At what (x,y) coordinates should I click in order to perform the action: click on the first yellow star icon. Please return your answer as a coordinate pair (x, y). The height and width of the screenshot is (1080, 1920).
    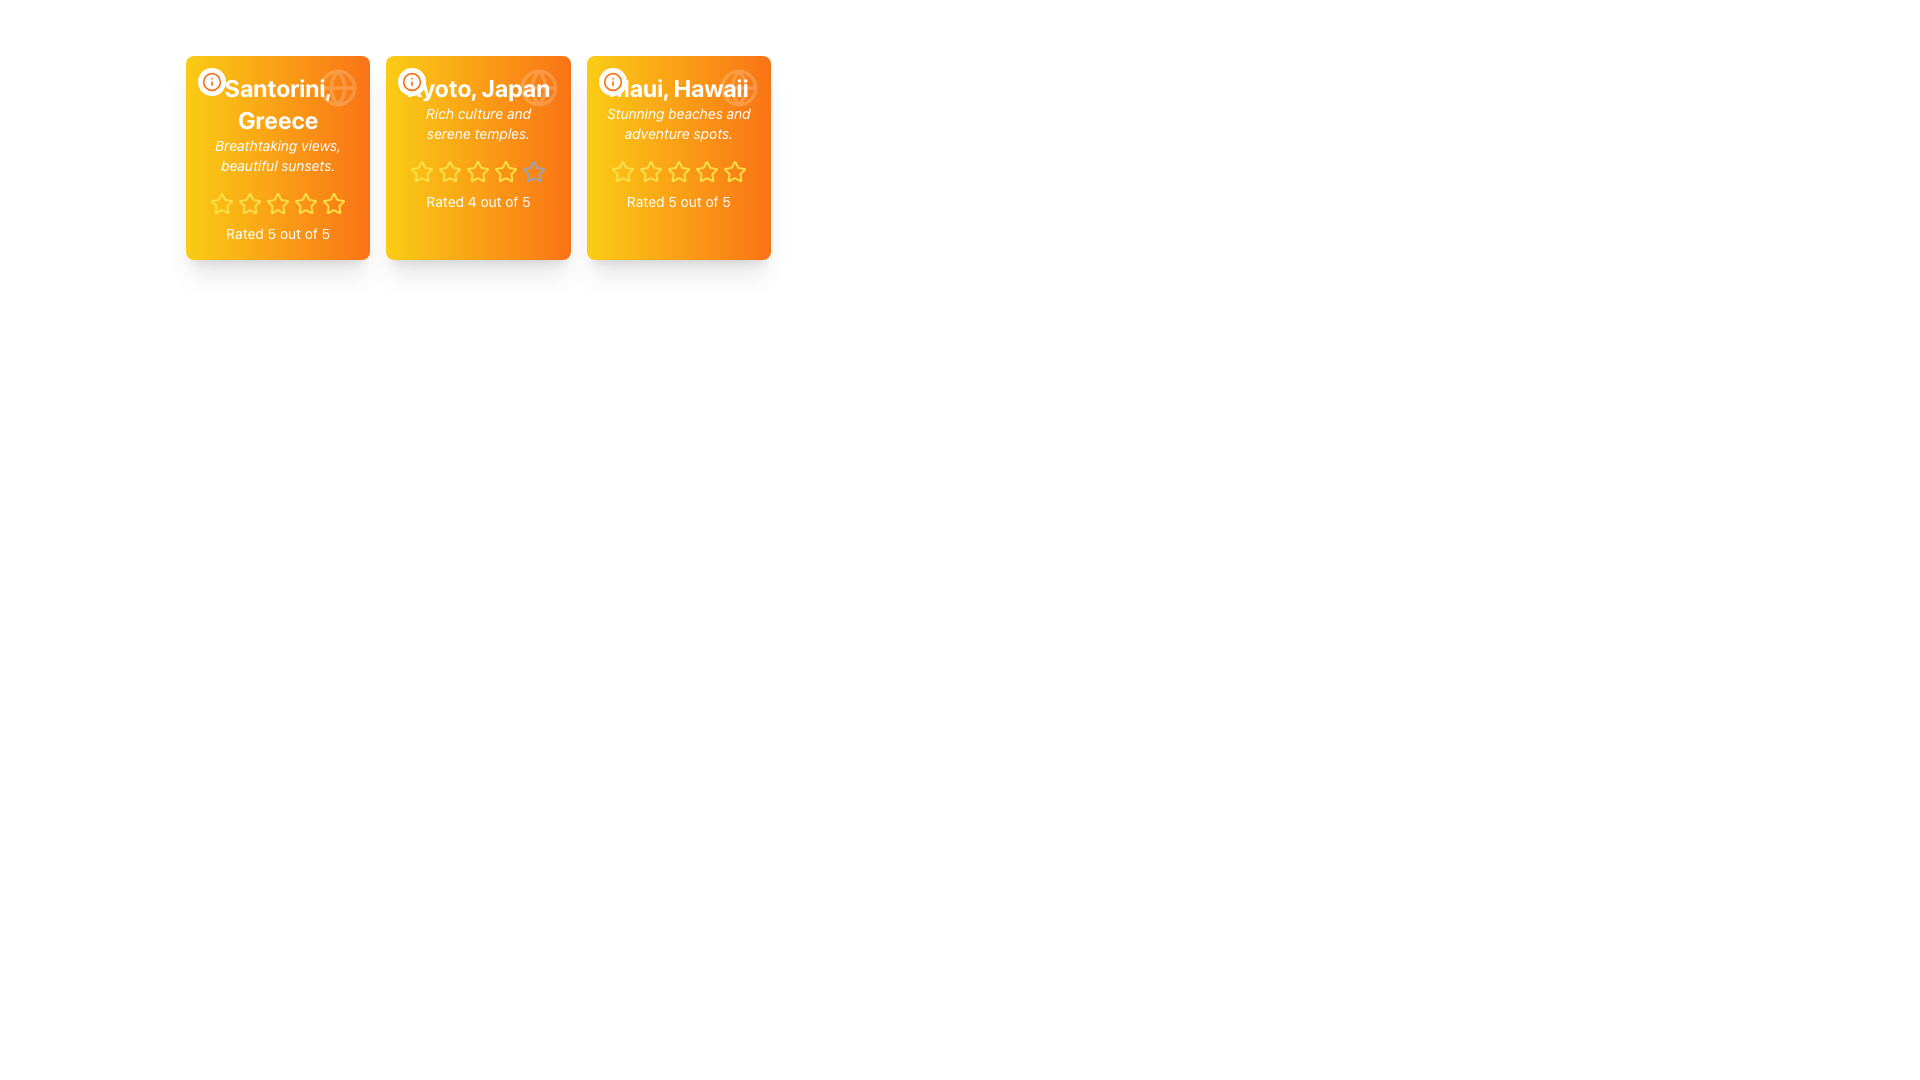
    Looking at the image, I should click on (421, 170).